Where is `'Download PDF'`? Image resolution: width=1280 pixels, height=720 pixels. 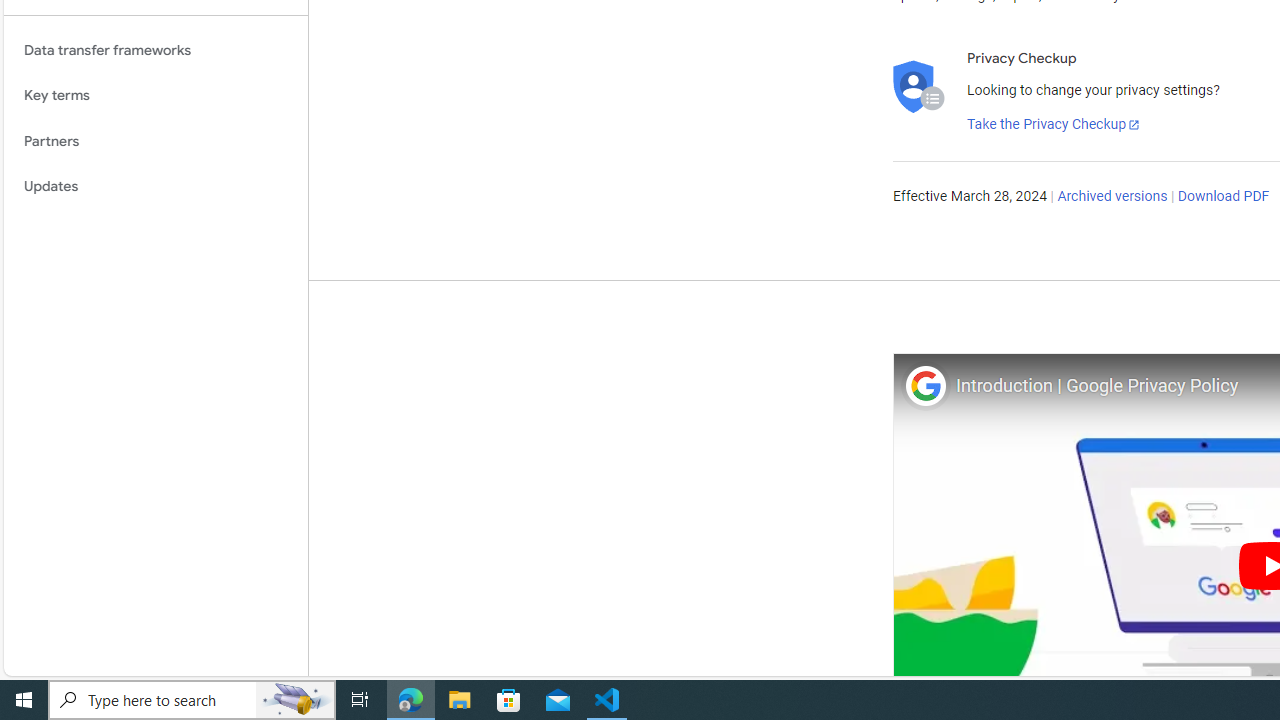 'Download PDF' is located at coordinates (1222, 196).